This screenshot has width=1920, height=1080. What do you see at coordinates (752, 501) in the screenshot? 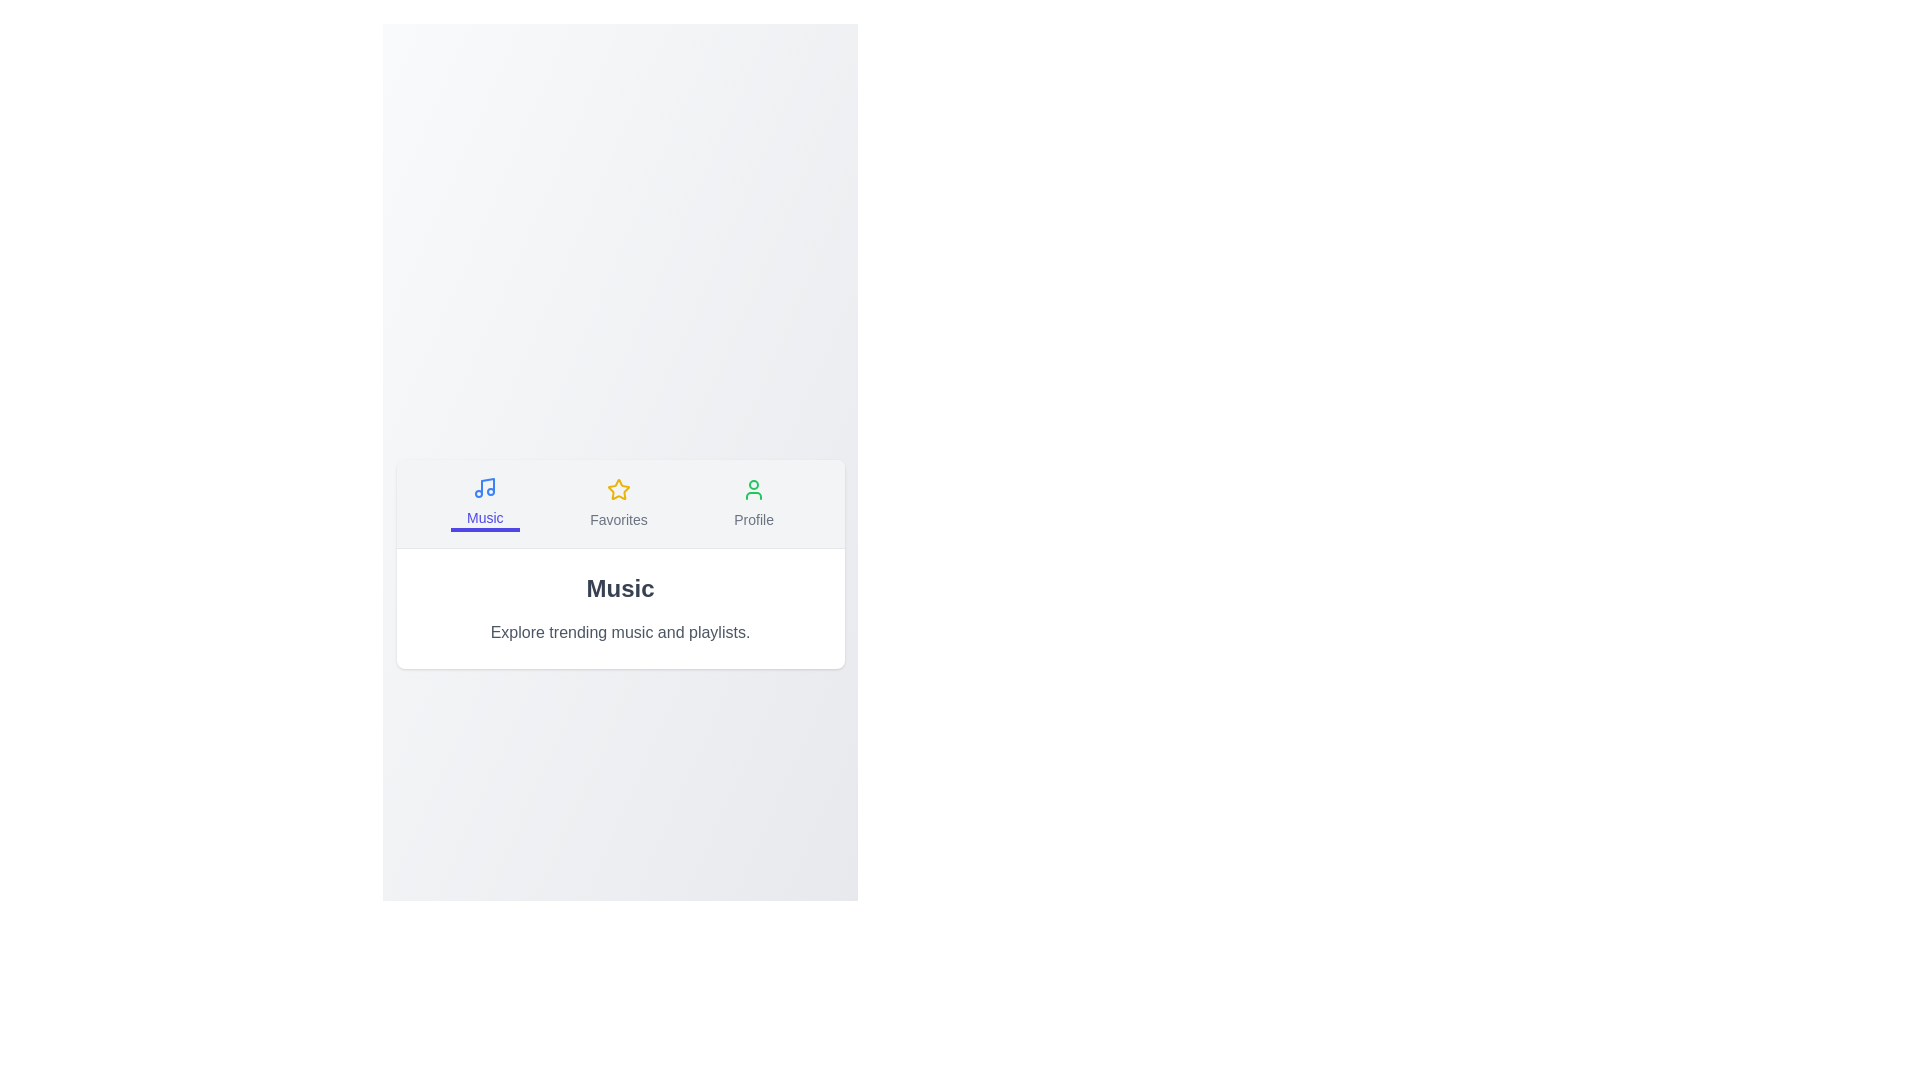
I see `the Profile tab by clicking its button` at bounding box center [752, 501].